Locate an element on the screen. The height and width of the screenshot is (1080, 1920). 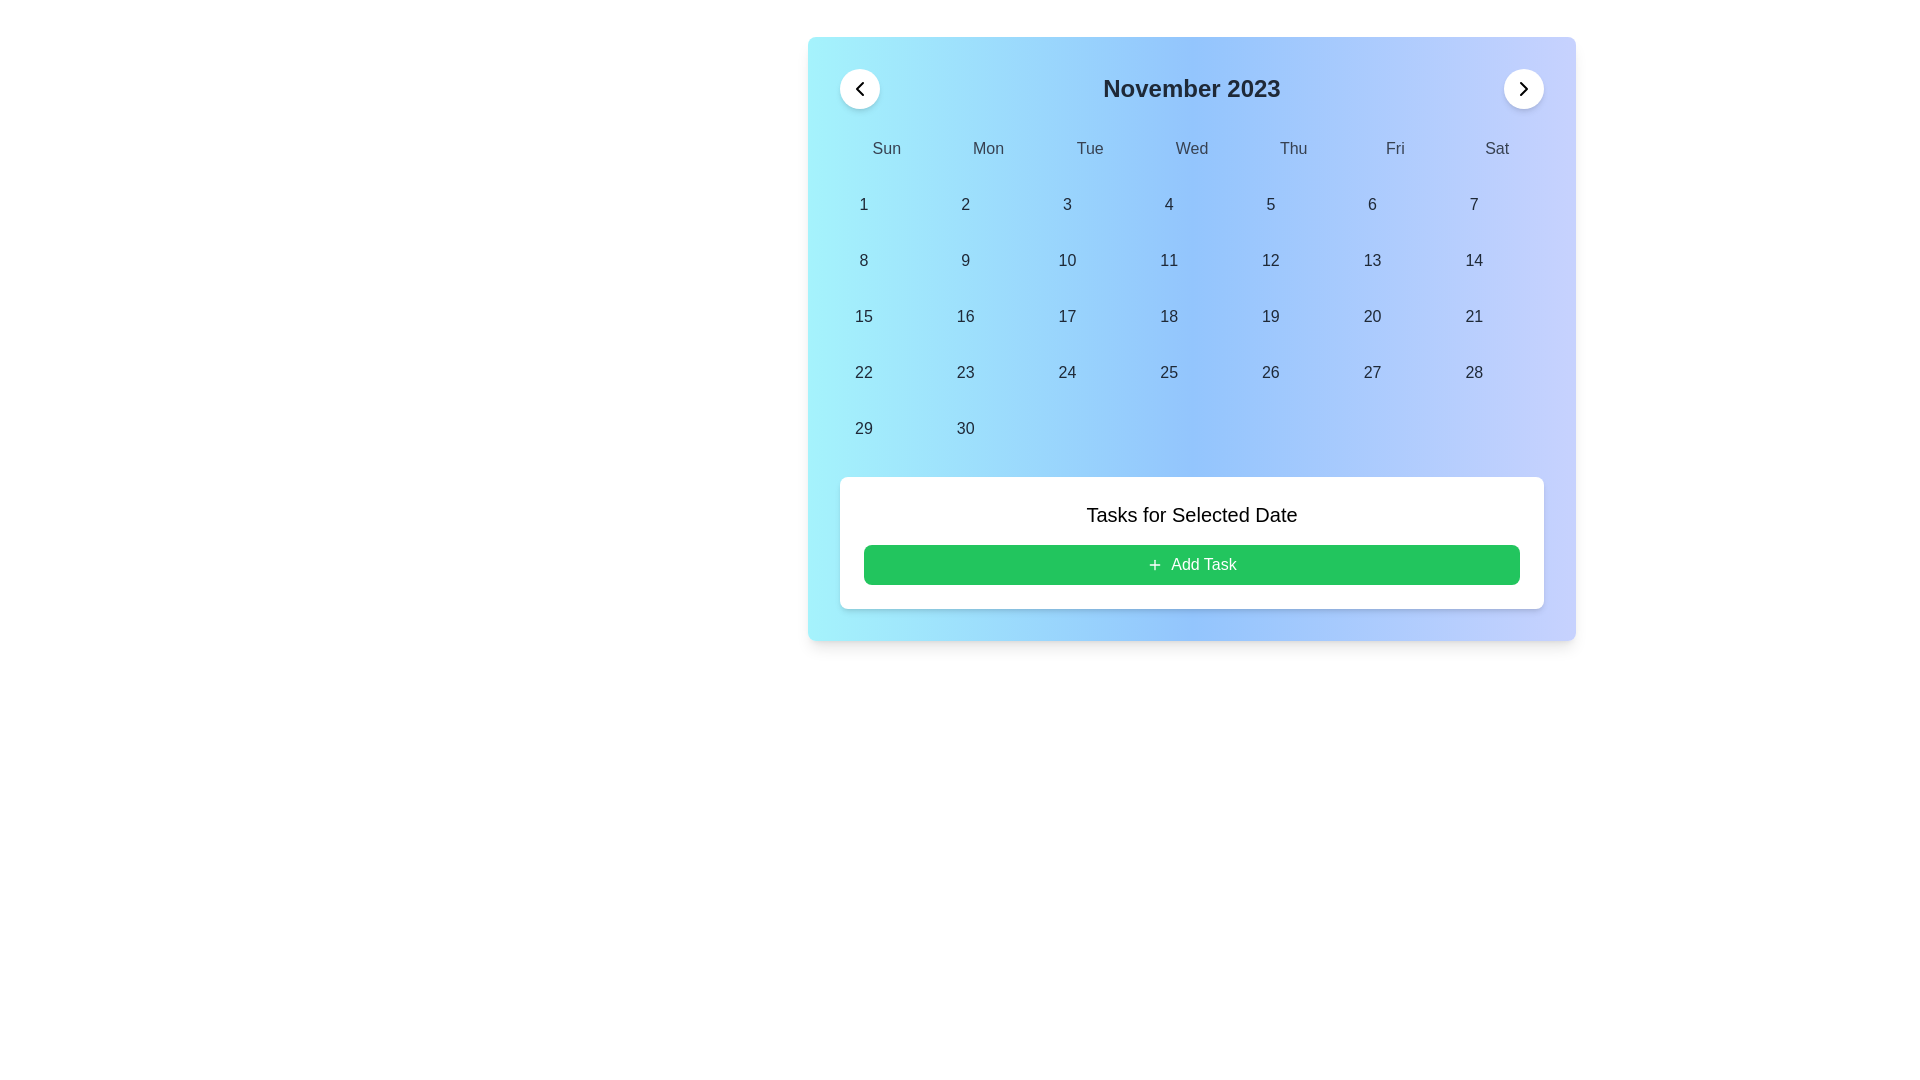
the square-shaped blue button with rounded corners containing the numeral '15' is located at coordinates (864, 315).